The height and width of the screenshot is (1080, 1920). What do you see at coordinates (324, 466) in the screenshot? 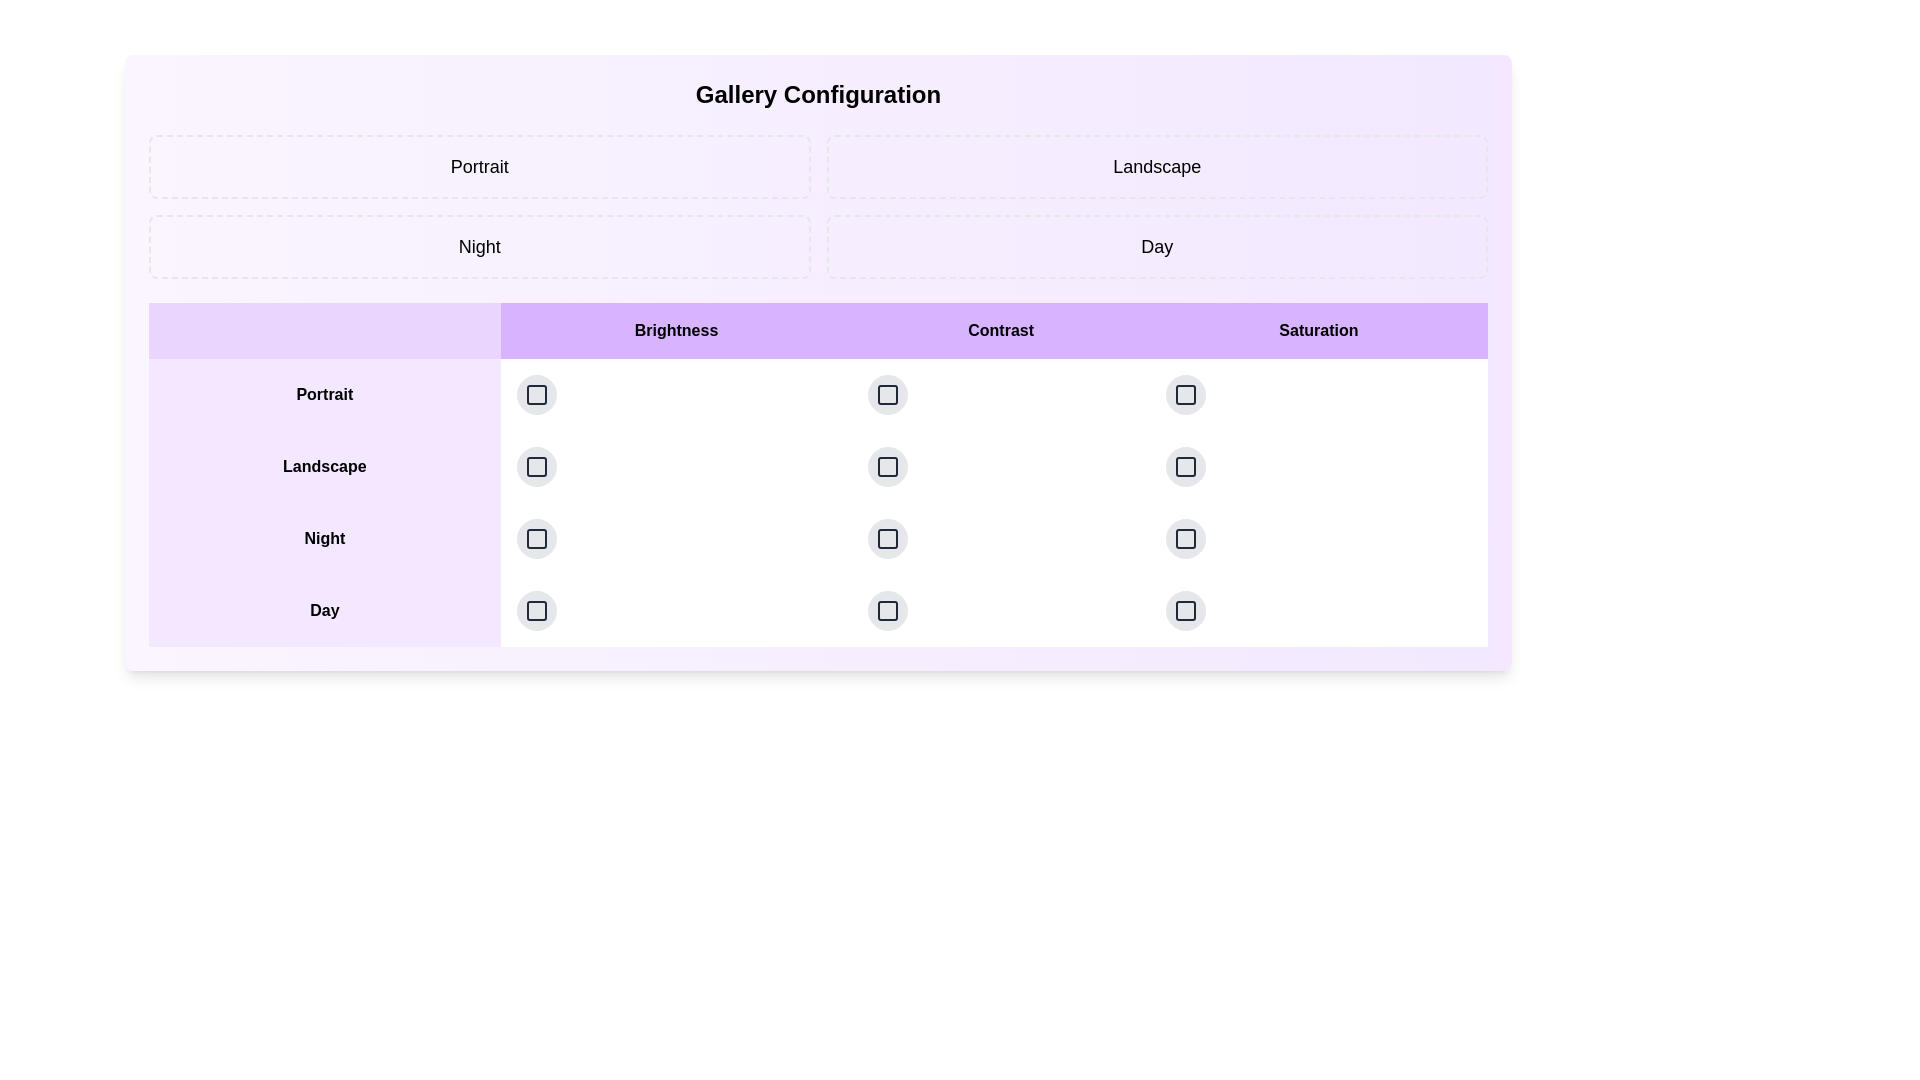
I see `text content from the rectangular text label with the content 'Landscape', which is styled with a purple background and bold black text, located under 'Brightness' in the vertical list of labels` at bounding box center [324, 466].